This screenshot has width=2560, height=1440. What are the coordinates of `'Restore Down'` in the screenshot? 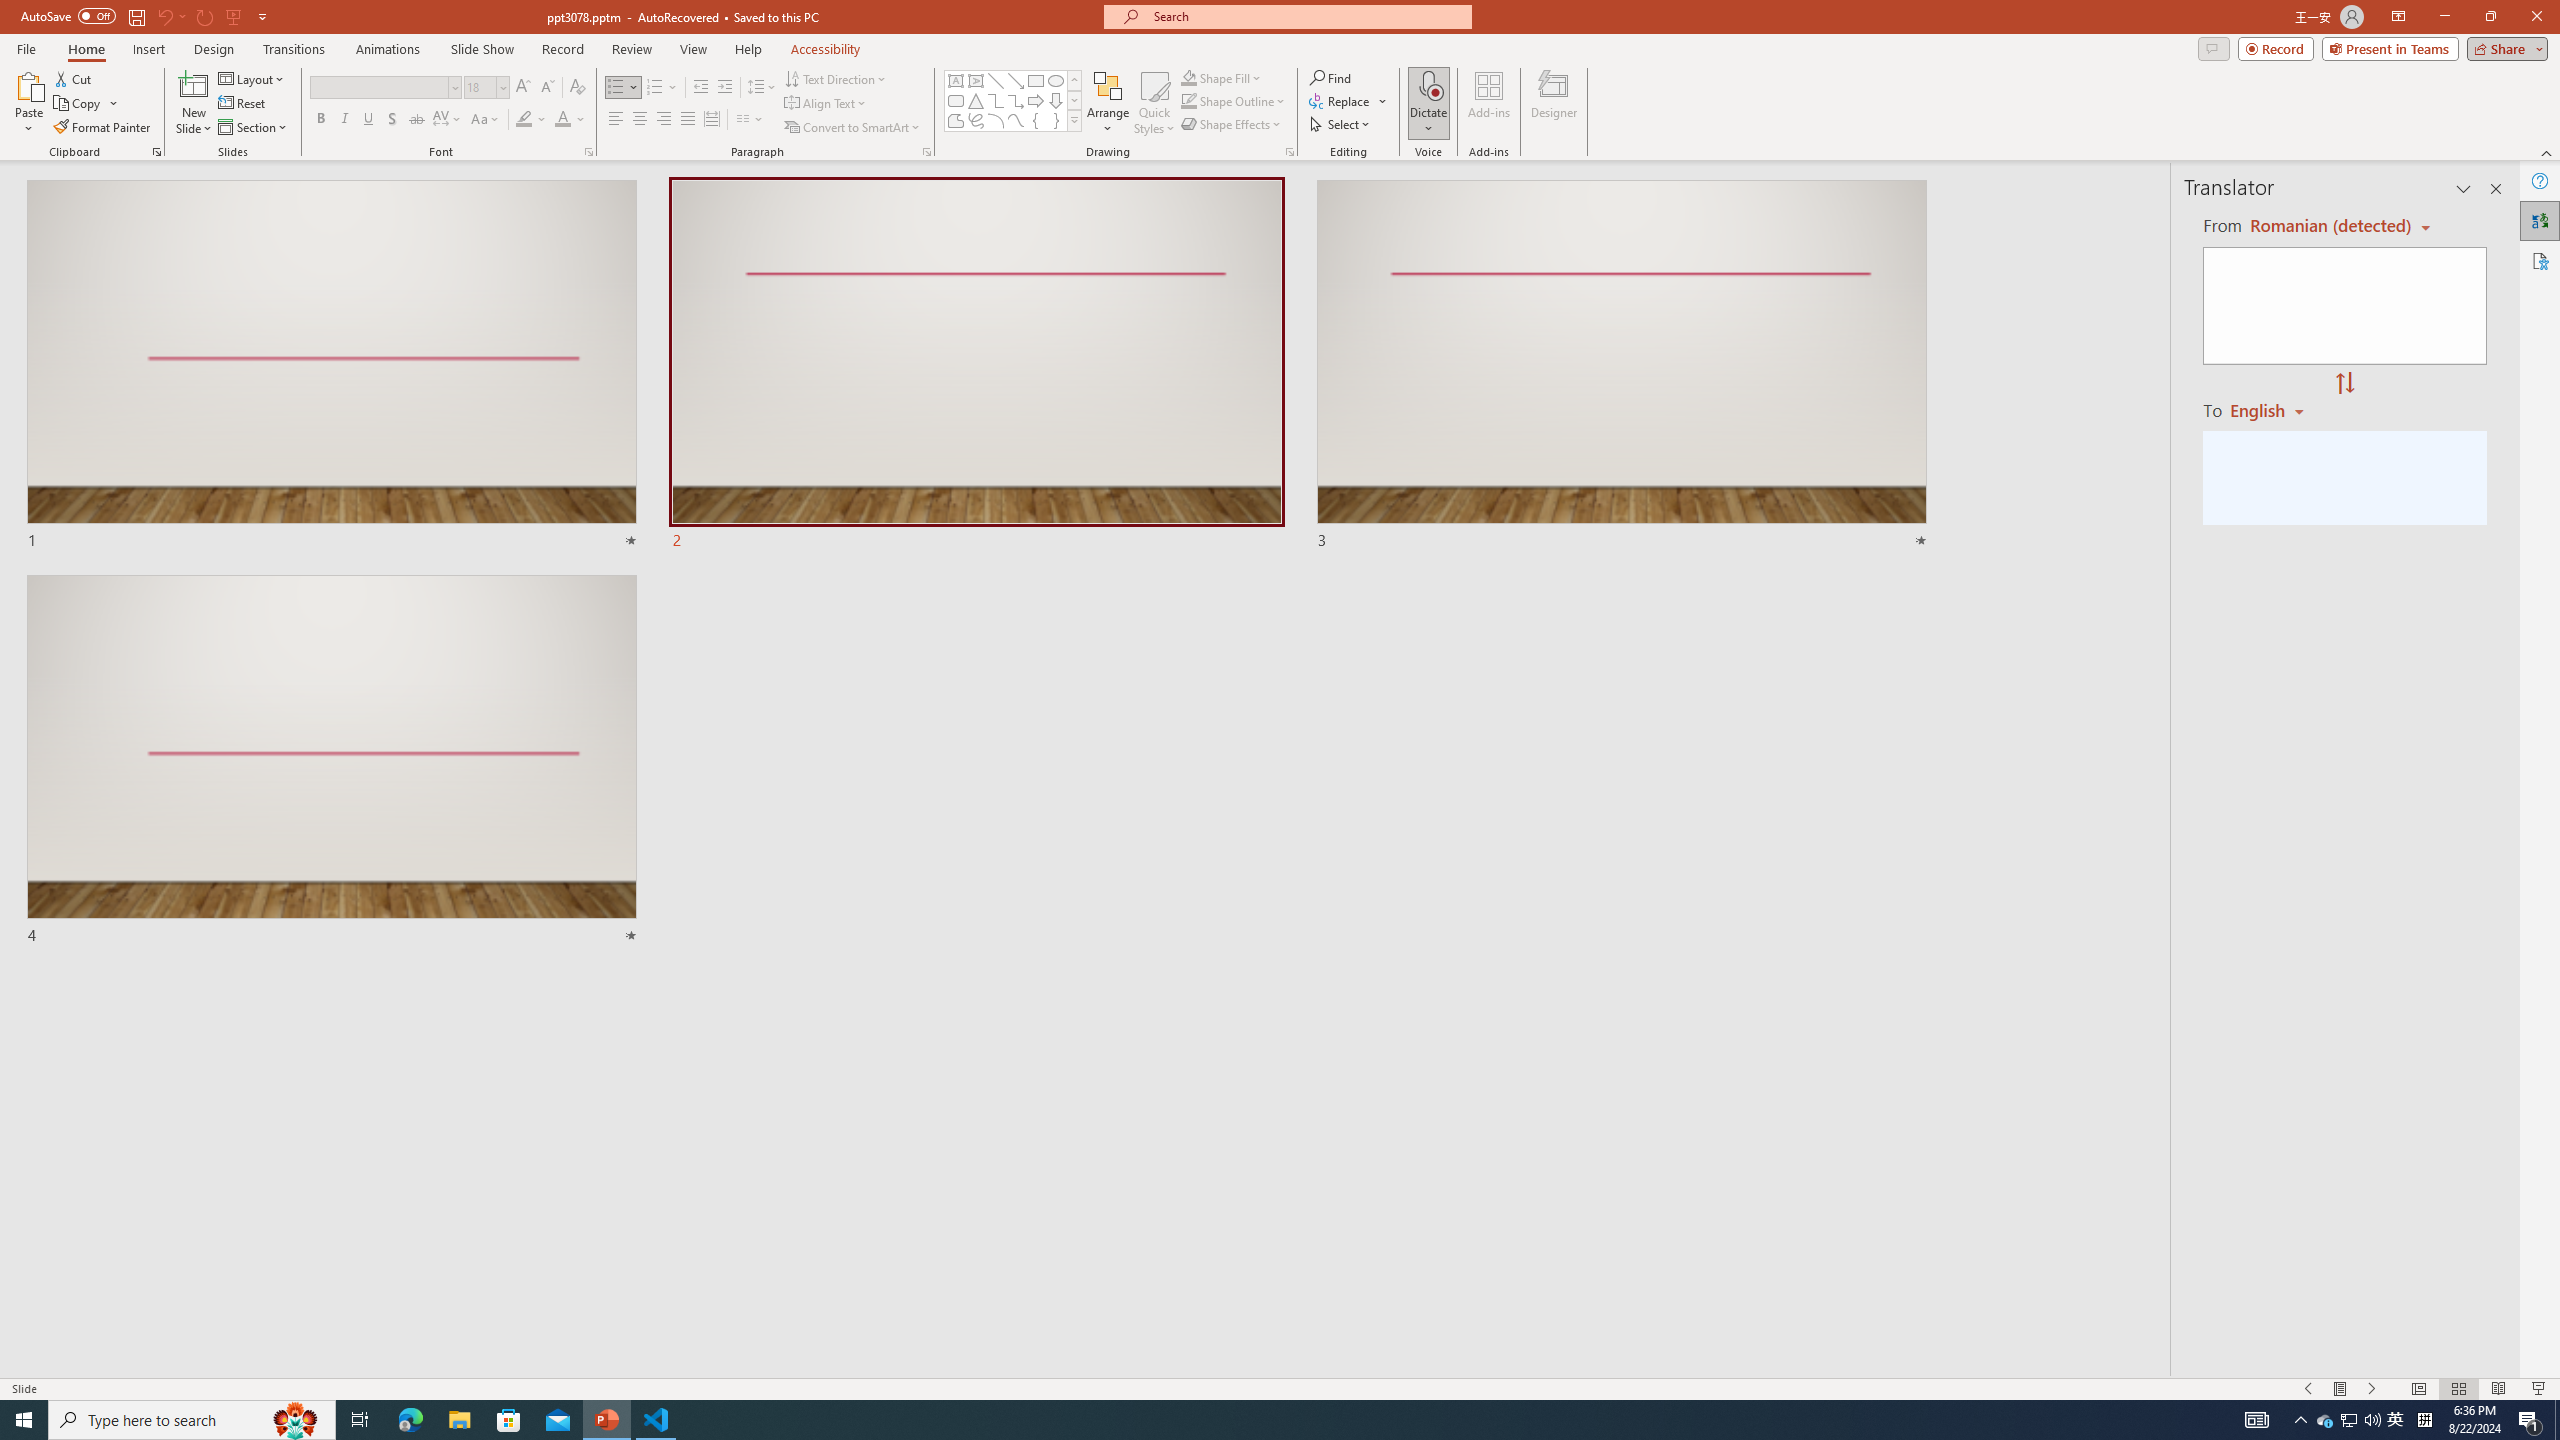 It's located at (2490, 16).